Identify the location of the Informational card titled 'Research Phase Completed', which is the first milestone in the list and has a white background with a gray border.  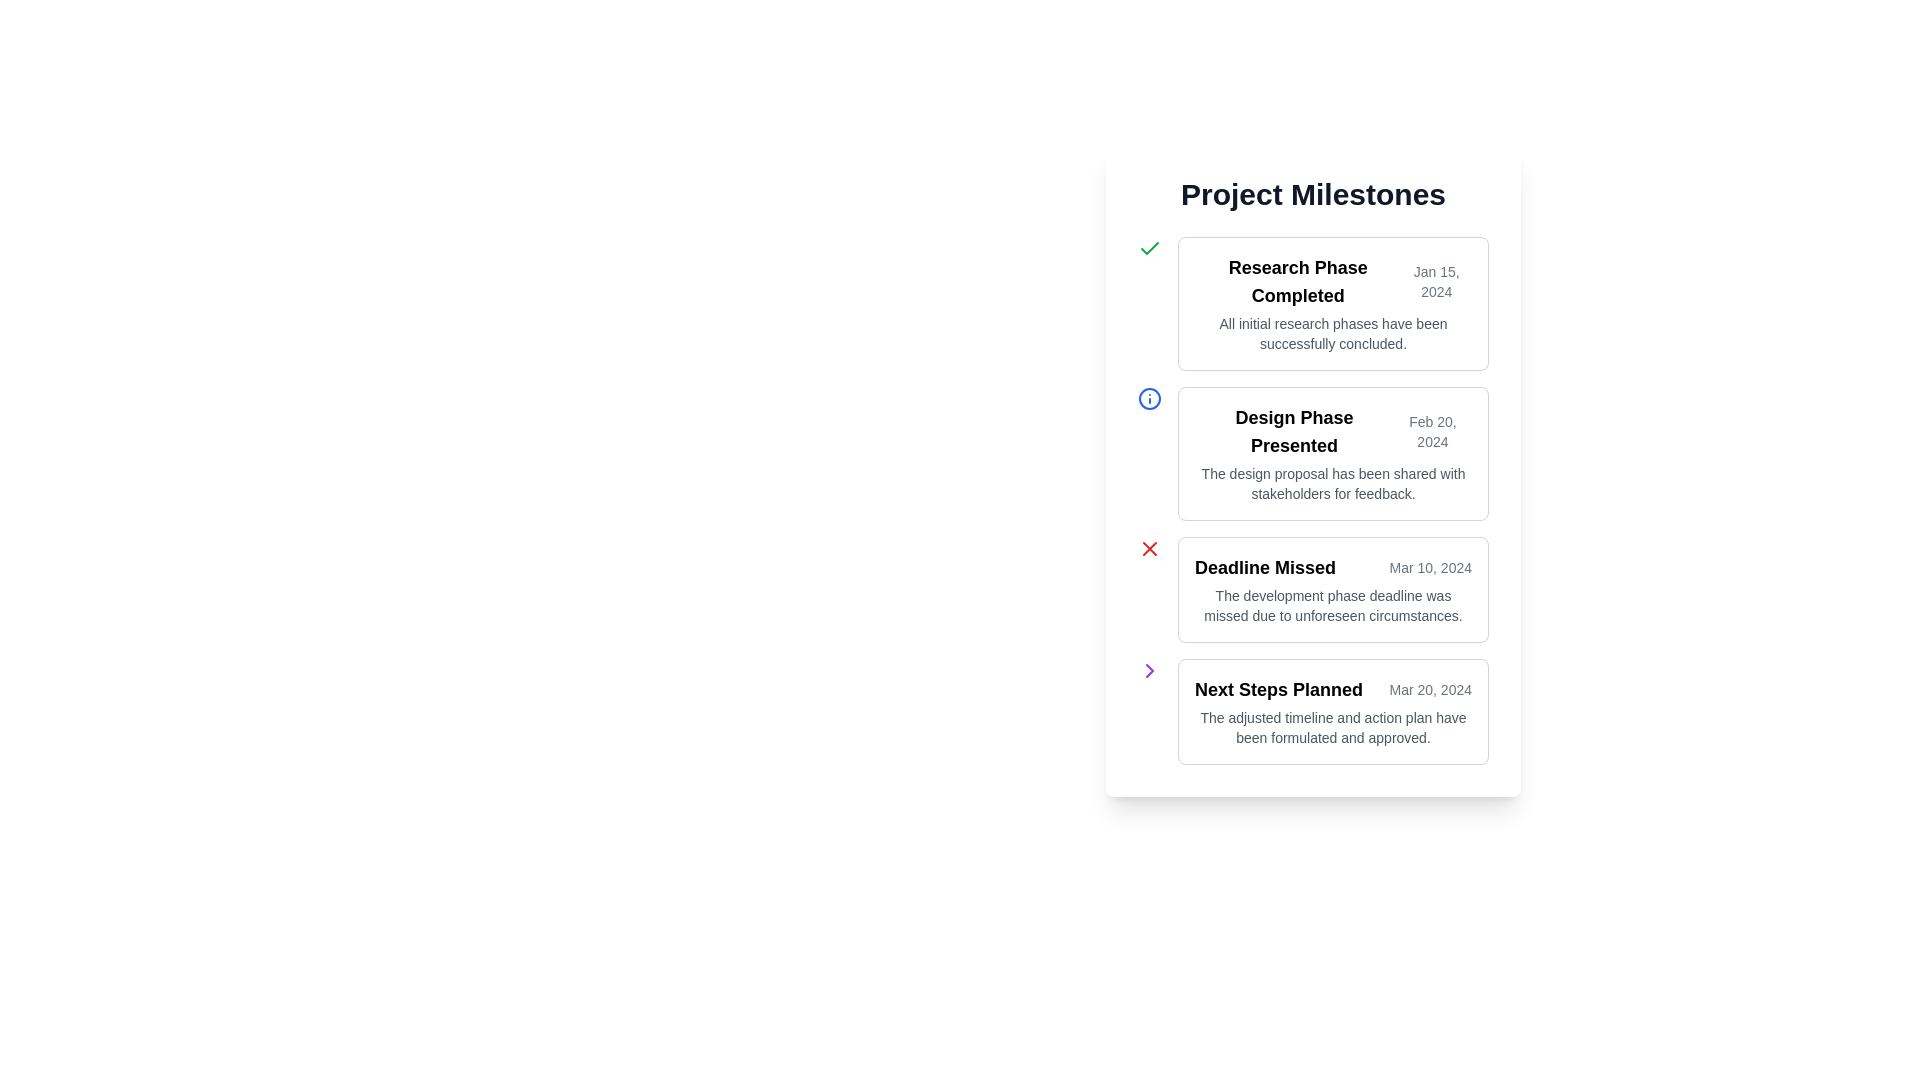
(1333, 304).